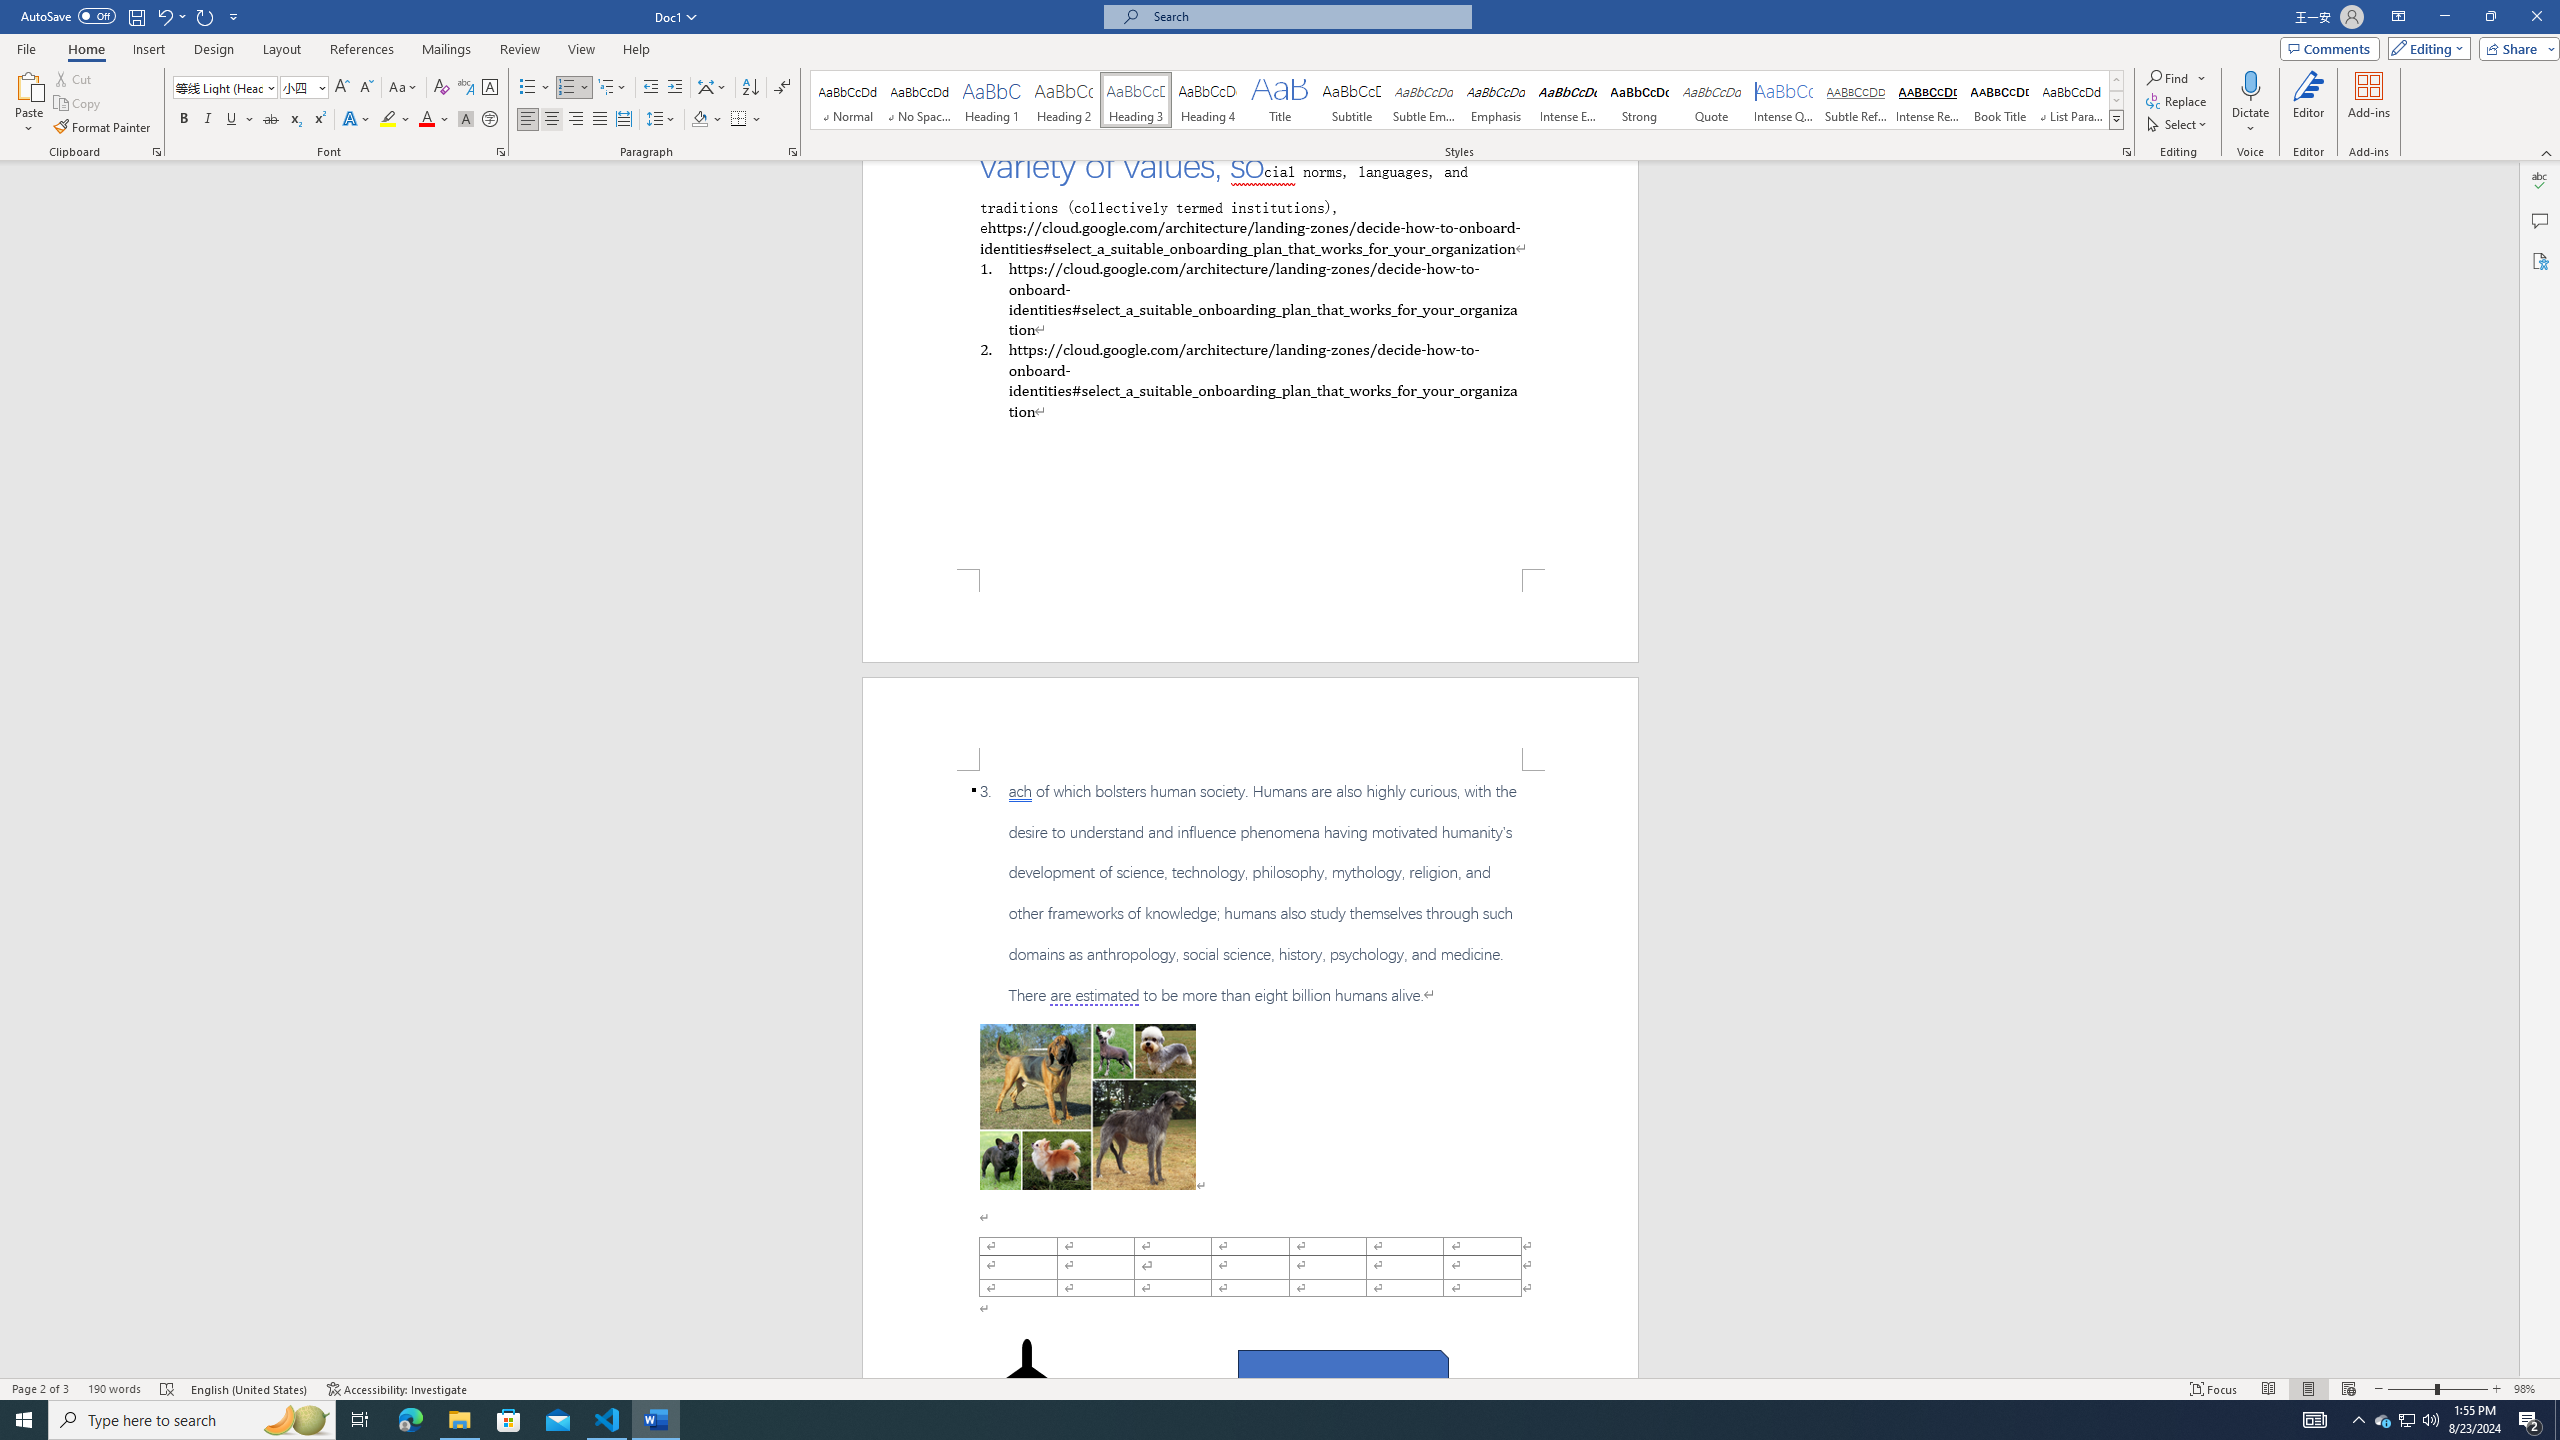 Image resolution: width=2560 pixels, height=1440 pixels. I want to click on 'Subtle Emphasis', so click(1422, 99).